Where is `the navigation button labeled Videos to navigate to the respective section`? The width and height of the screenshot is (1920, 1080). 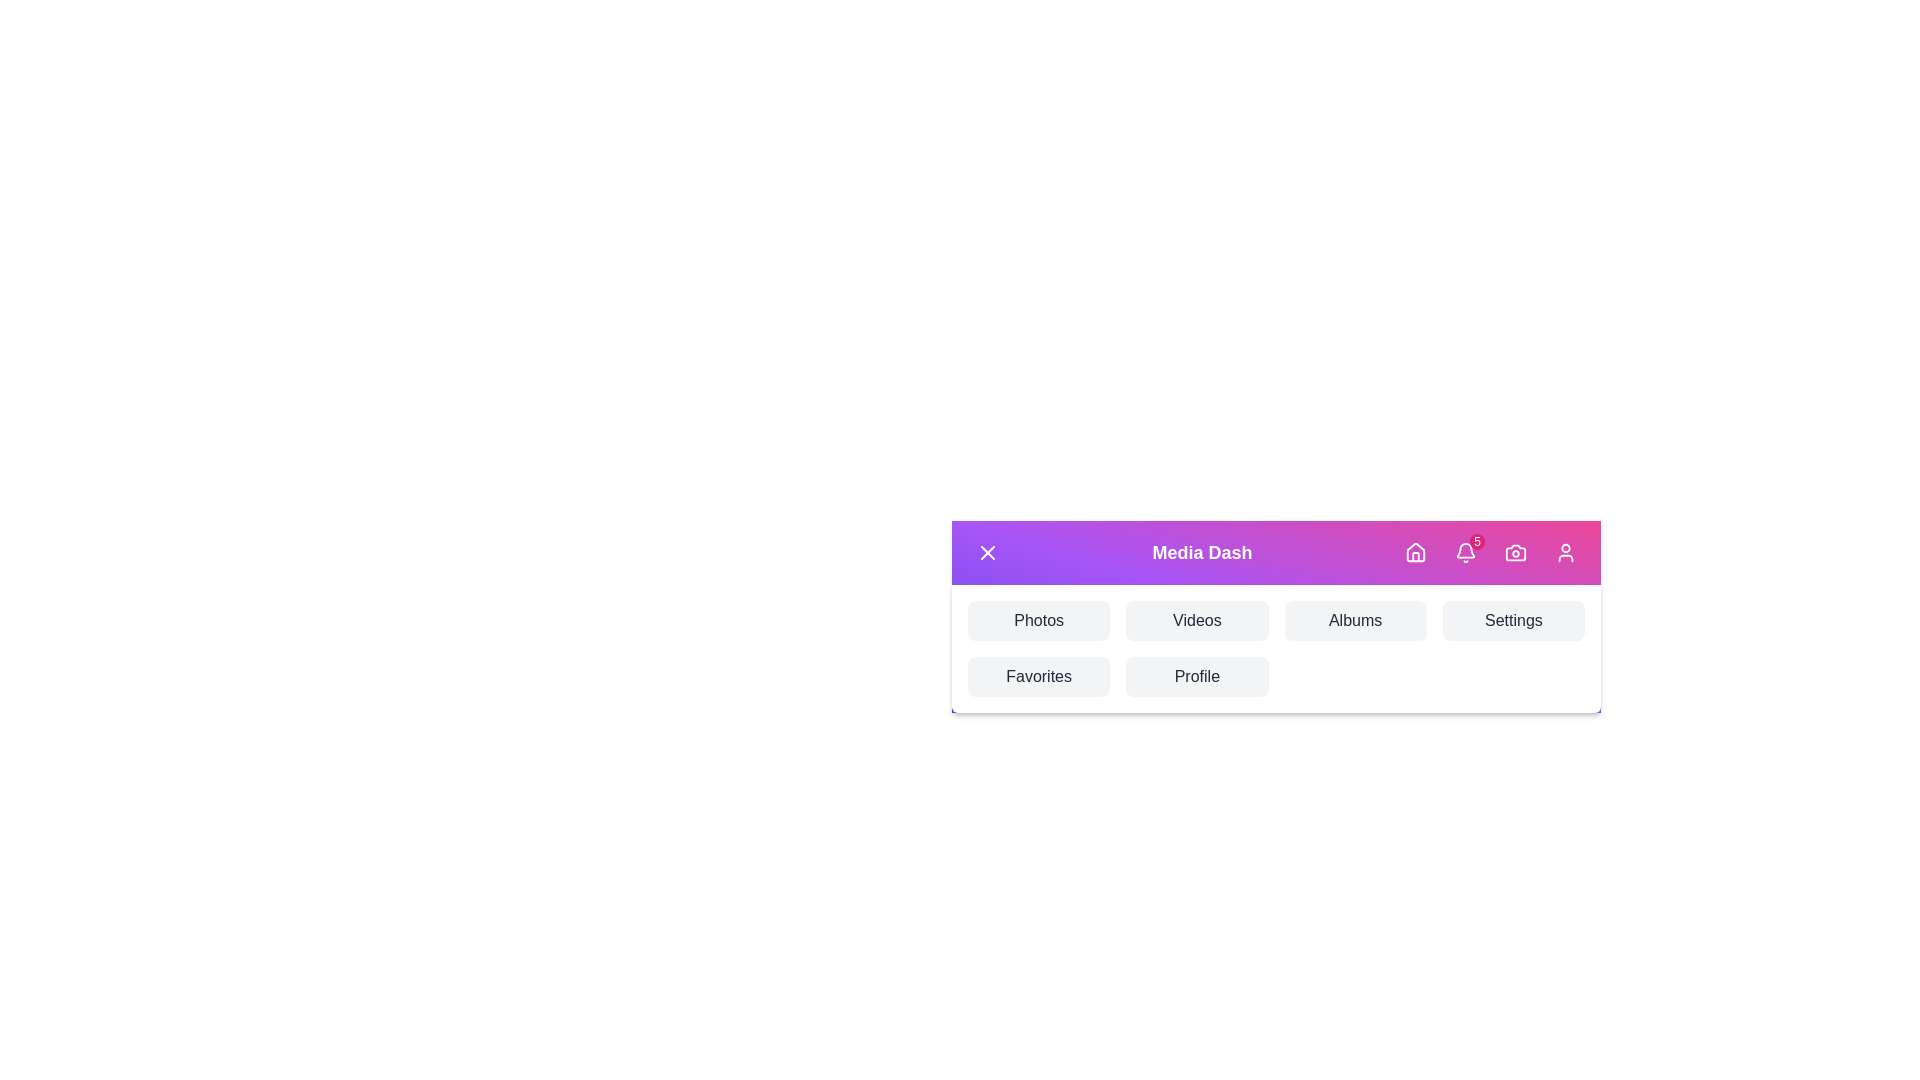
the navigation button labeled Videos to navigate to the respective section is located at coordinates (1197, 620).